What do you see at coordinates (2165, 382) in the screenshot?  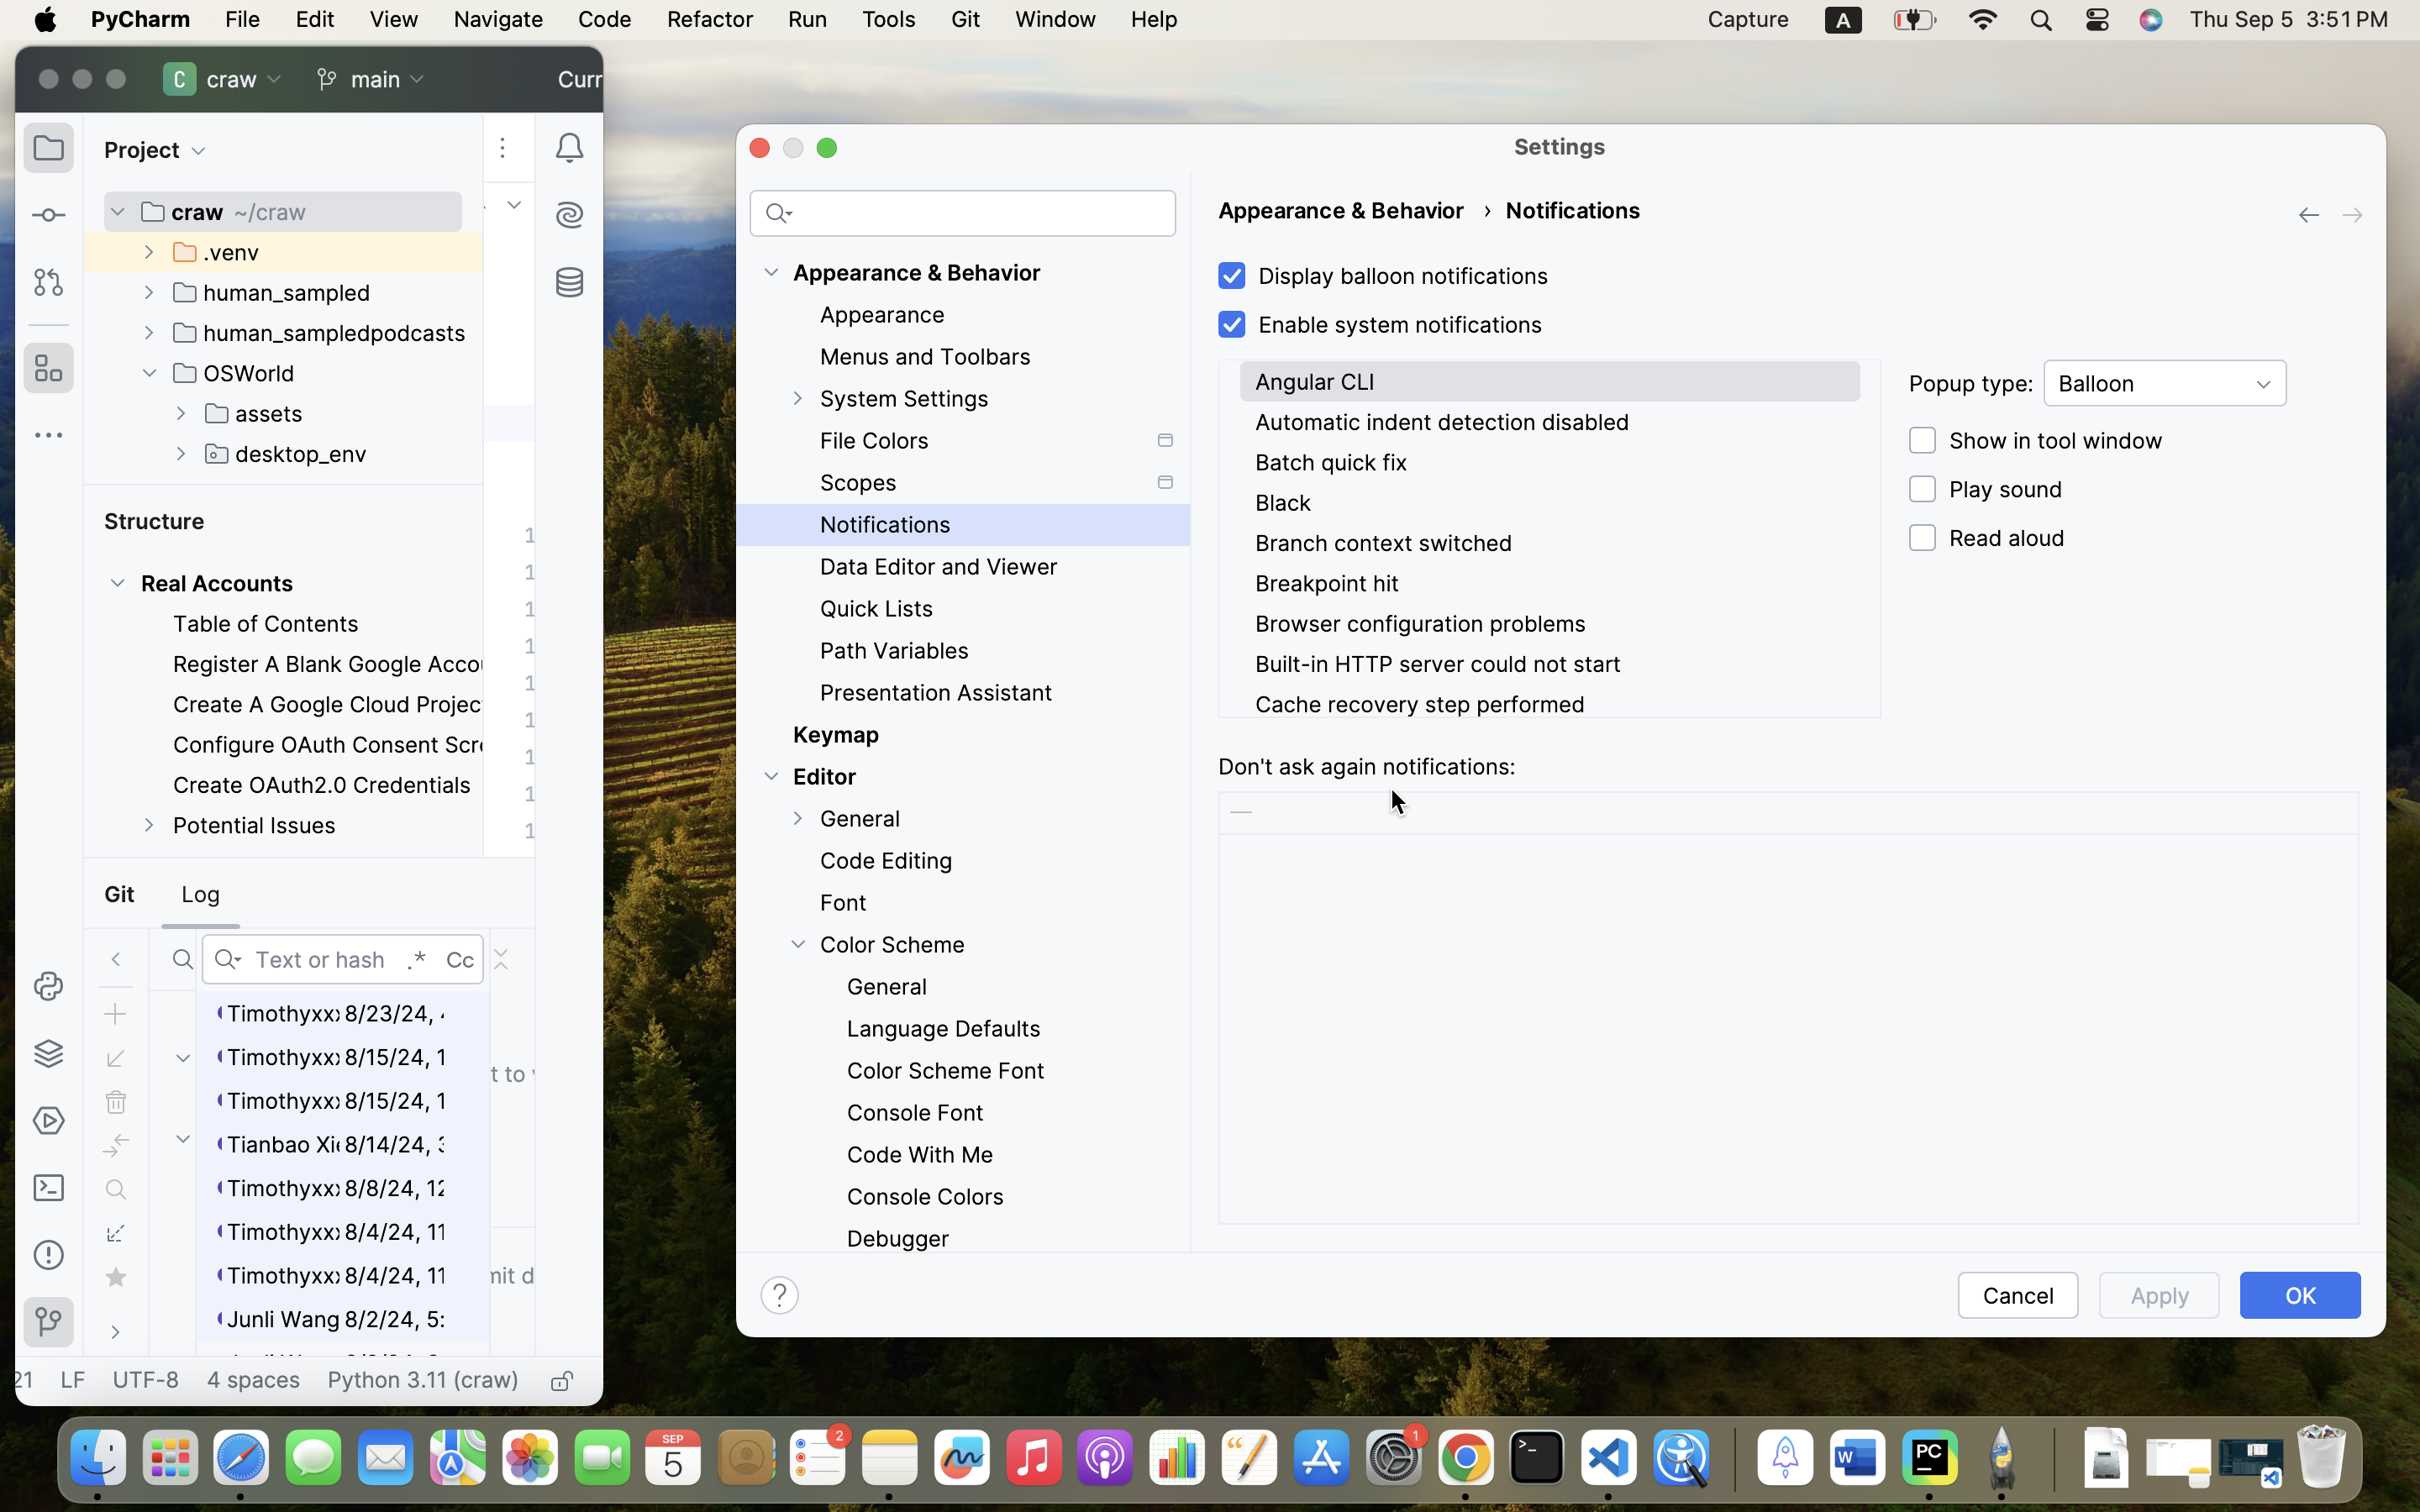 I see `'Balloon'` at bounding box center [2165, 382].